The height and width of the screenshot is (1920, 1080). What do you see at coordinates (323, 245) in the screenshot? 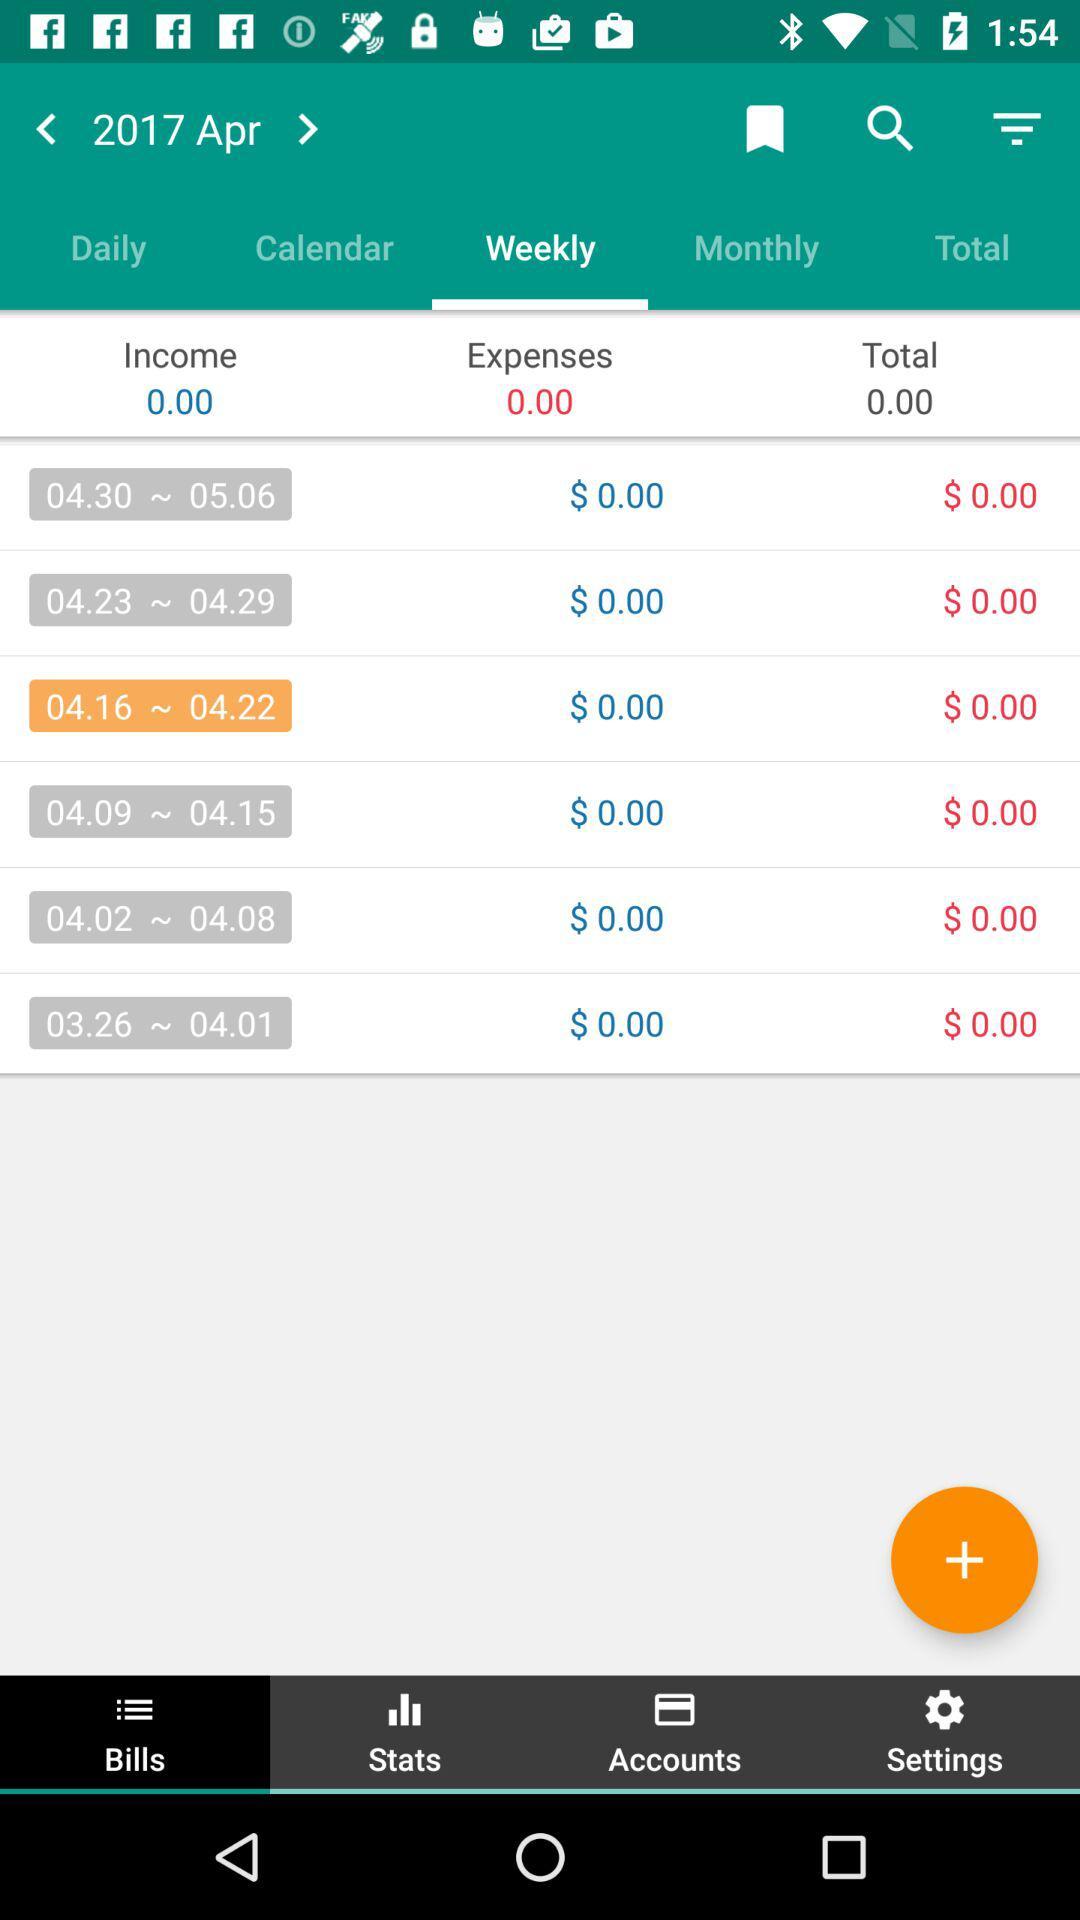
I see `the item to the right of daily icon` at bounding box center [323, 245].